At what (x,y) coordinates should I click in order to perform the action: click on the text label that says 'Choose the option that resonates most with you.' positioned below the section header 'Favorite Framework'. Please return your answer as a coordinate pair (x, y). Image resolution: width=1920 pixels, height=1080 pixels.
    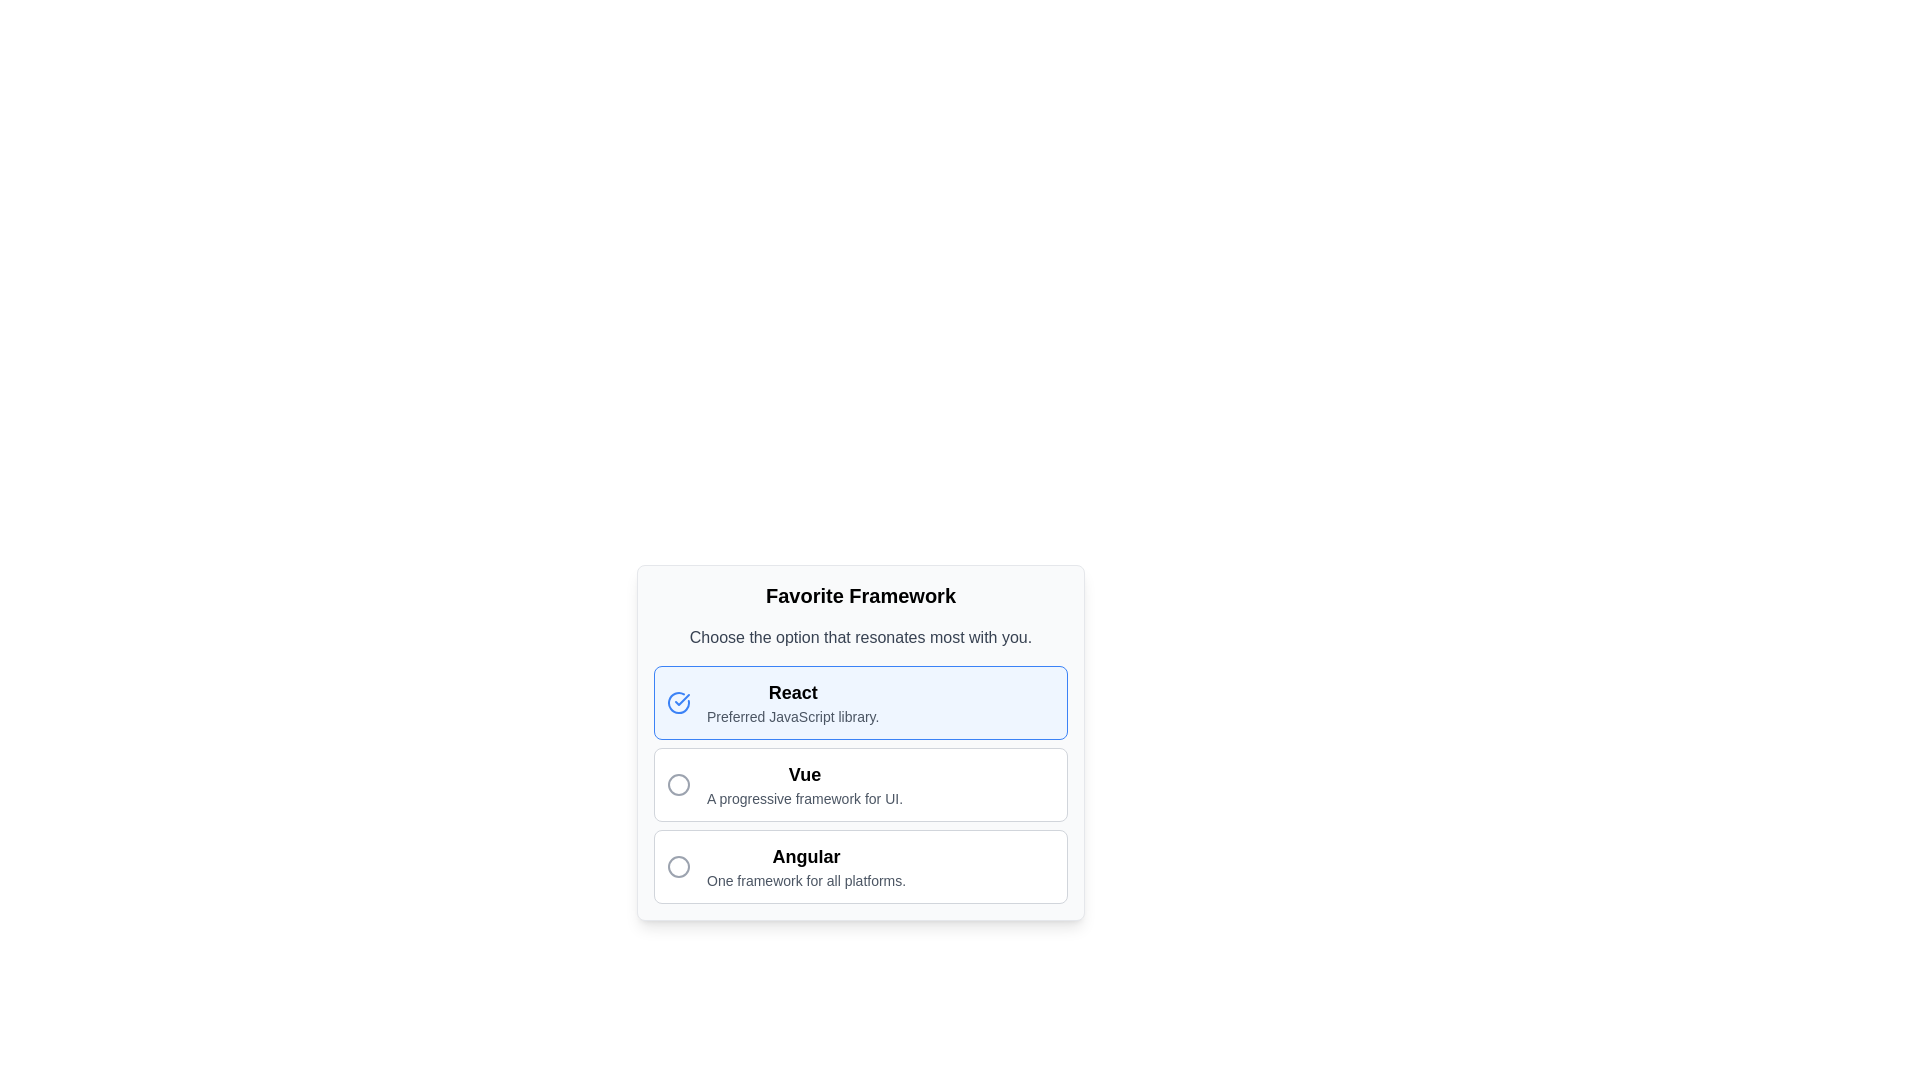
    Looking at the image, I should click on (860, 637).